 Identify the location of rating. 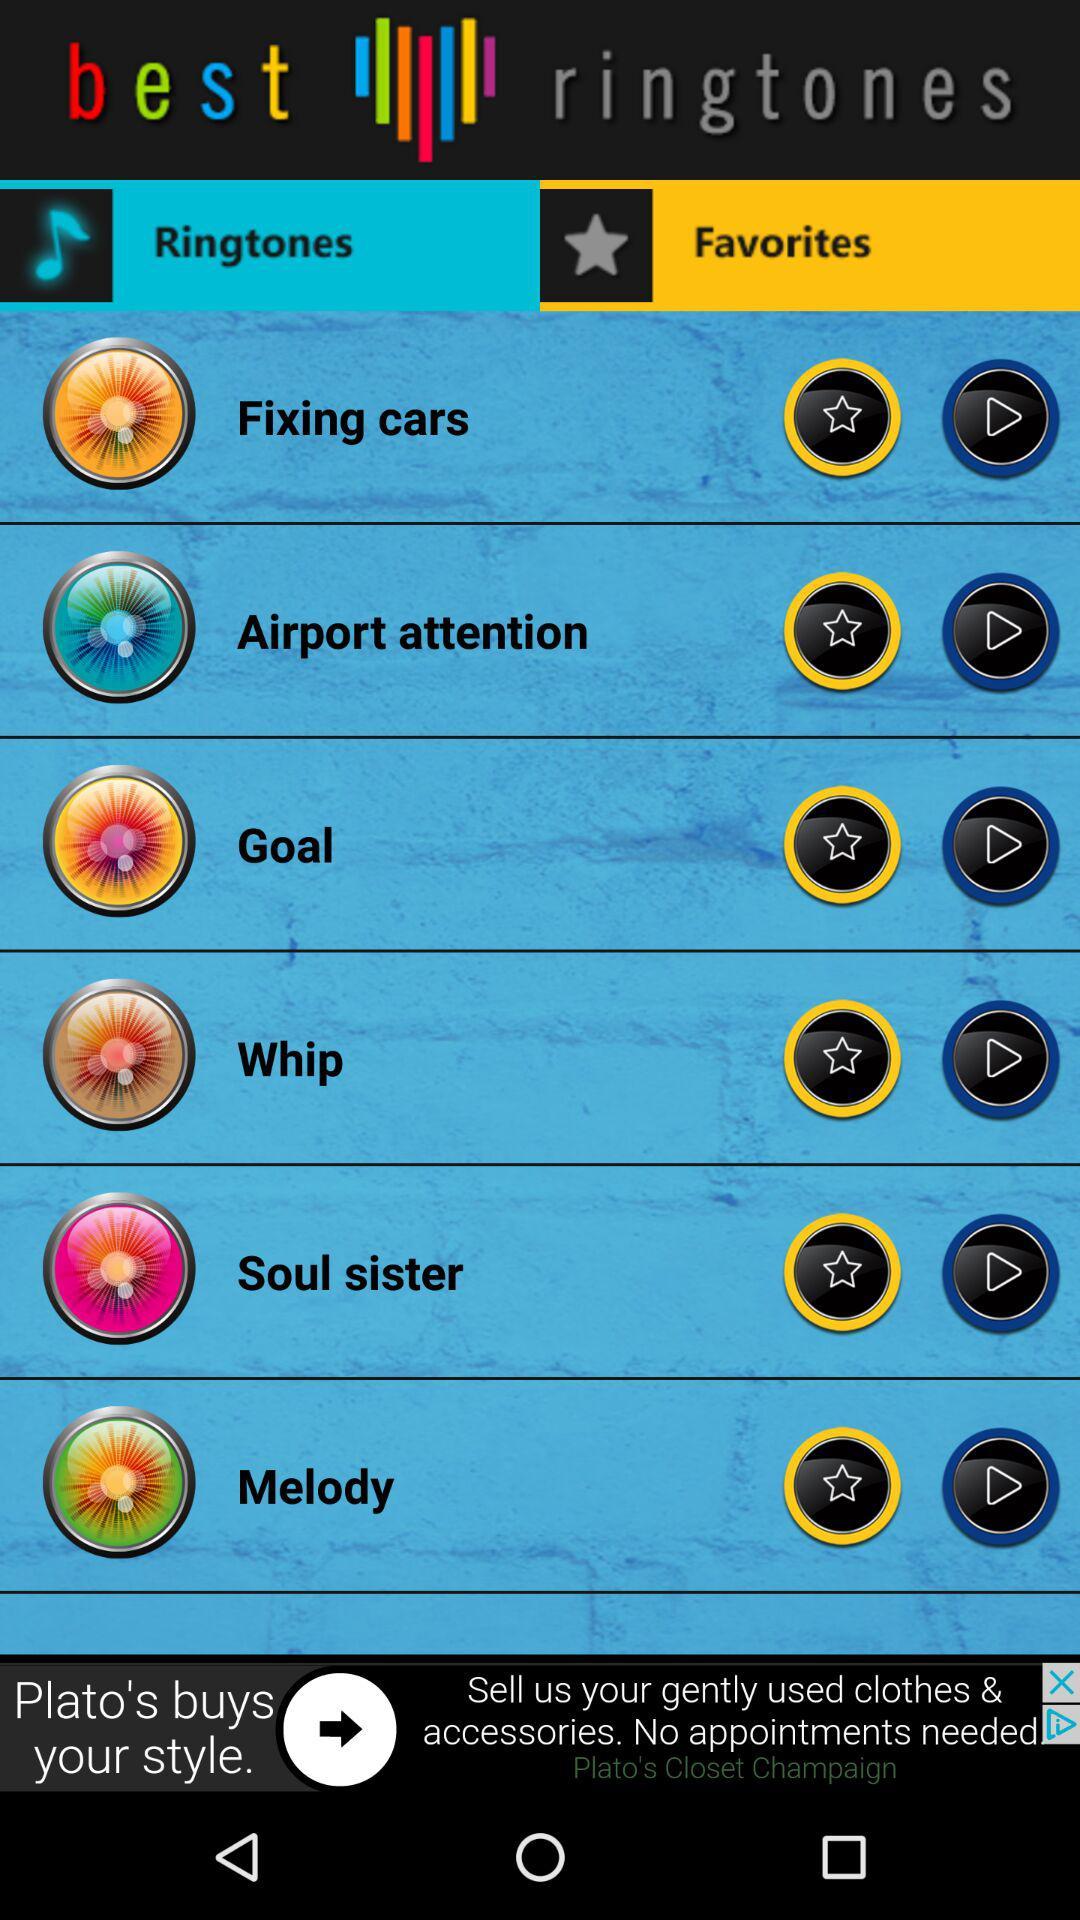
(843, 1485).